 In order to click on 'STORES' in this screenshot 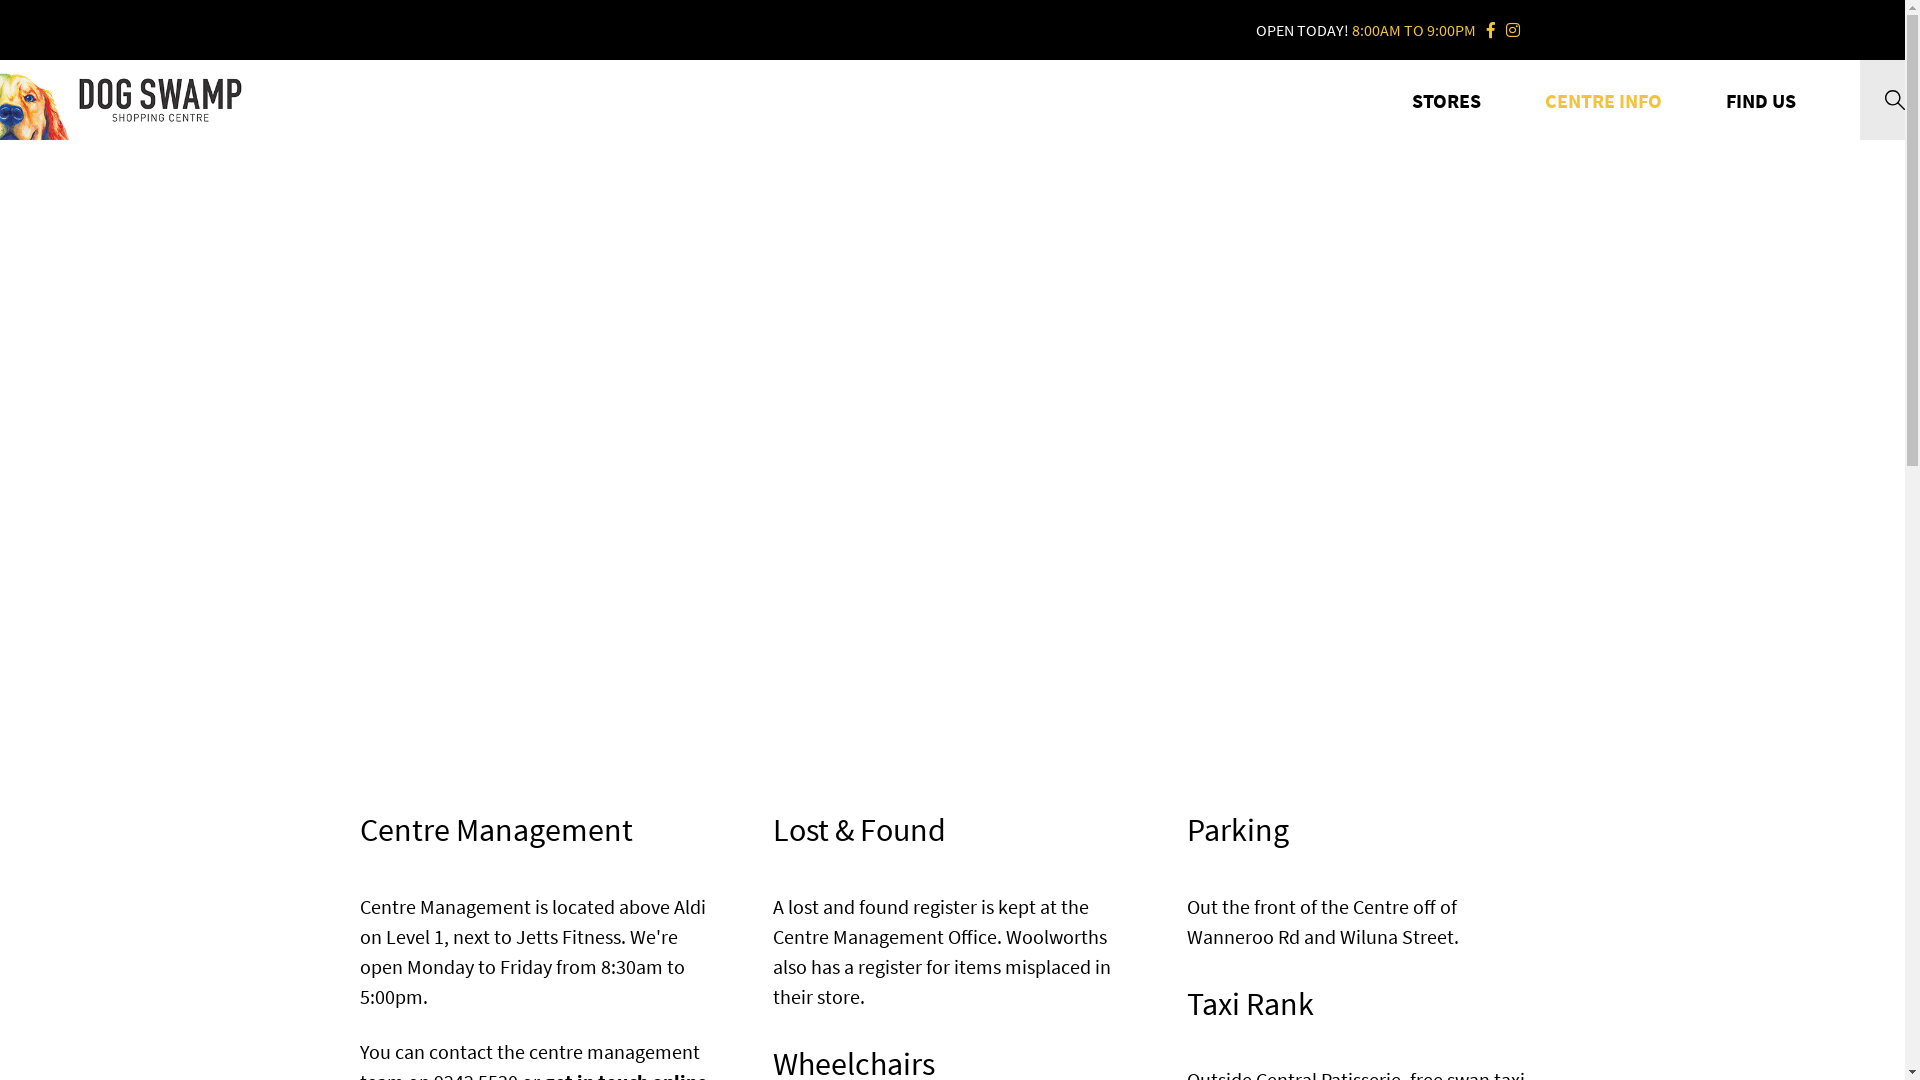, I will do `click(1446, 100)`.